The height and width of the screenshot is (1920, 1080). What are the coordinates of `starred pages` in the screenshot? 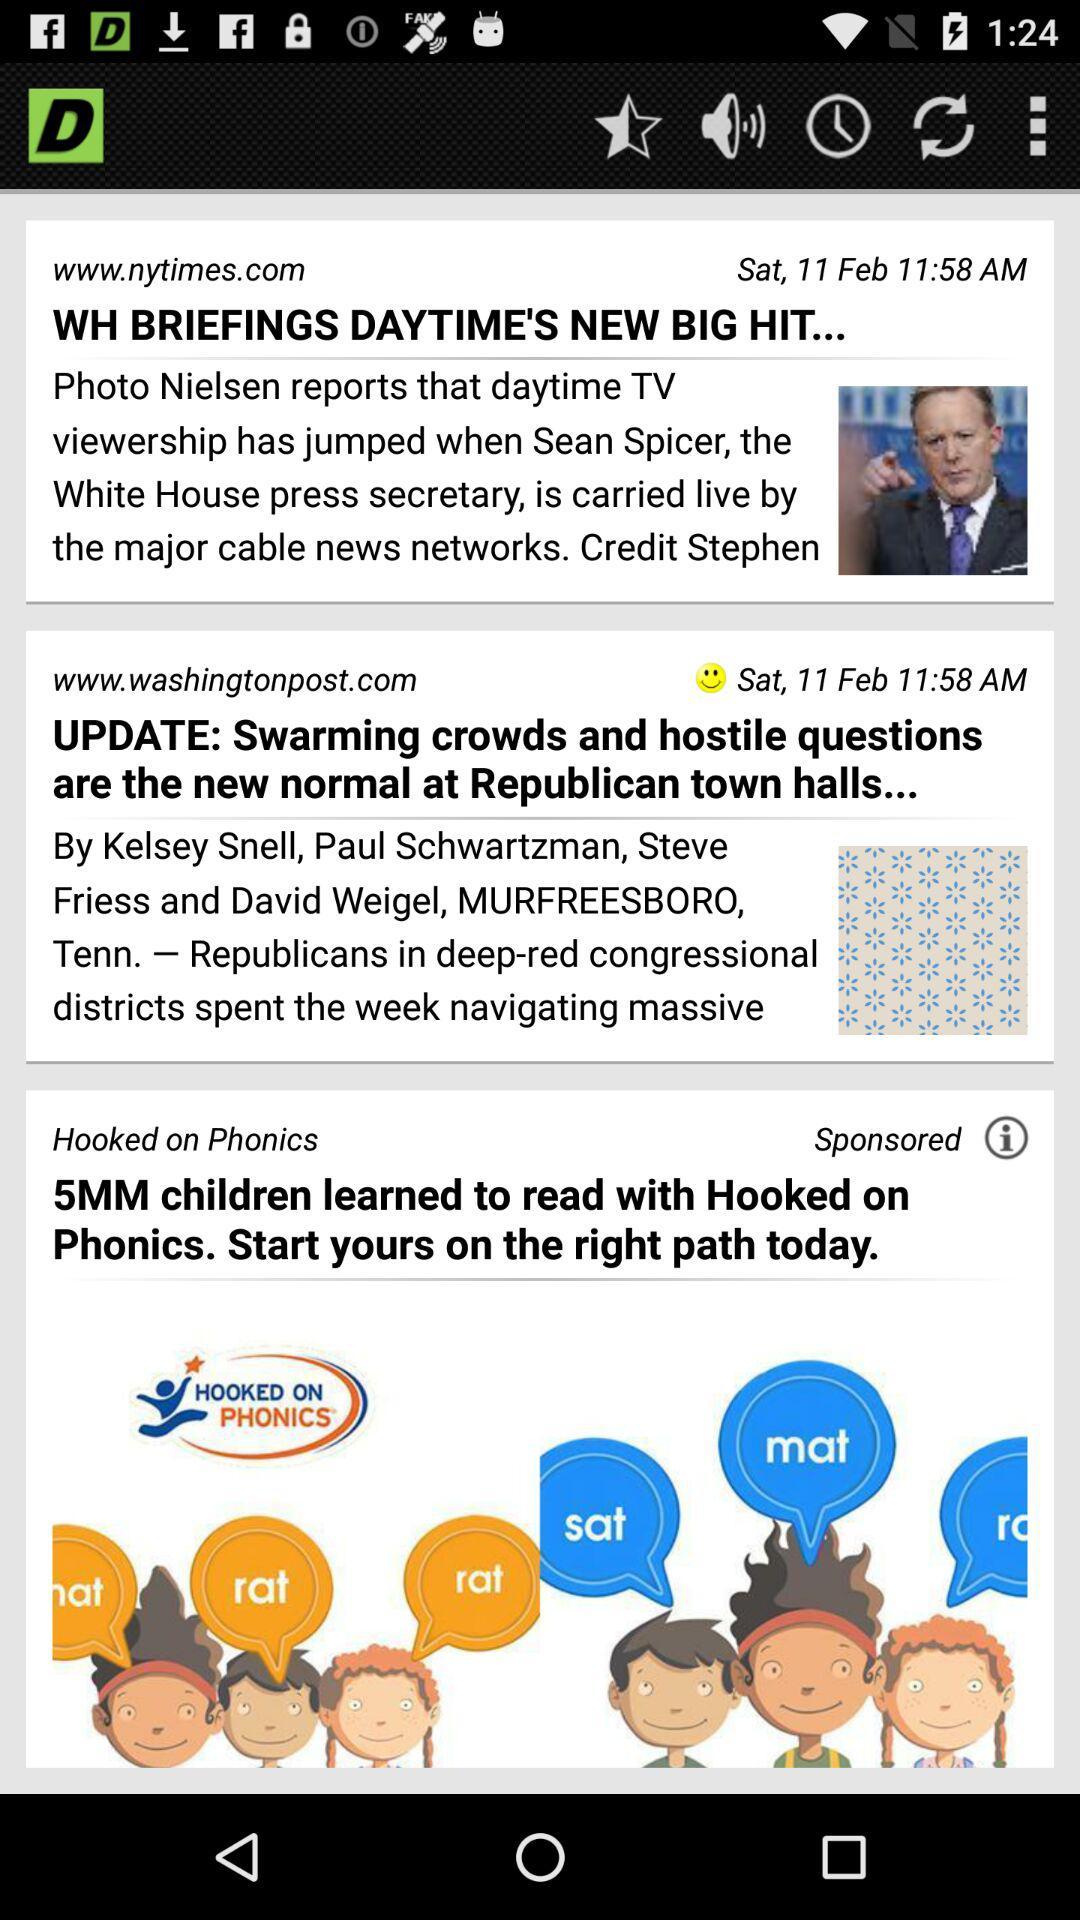 It's located at (627, 124).